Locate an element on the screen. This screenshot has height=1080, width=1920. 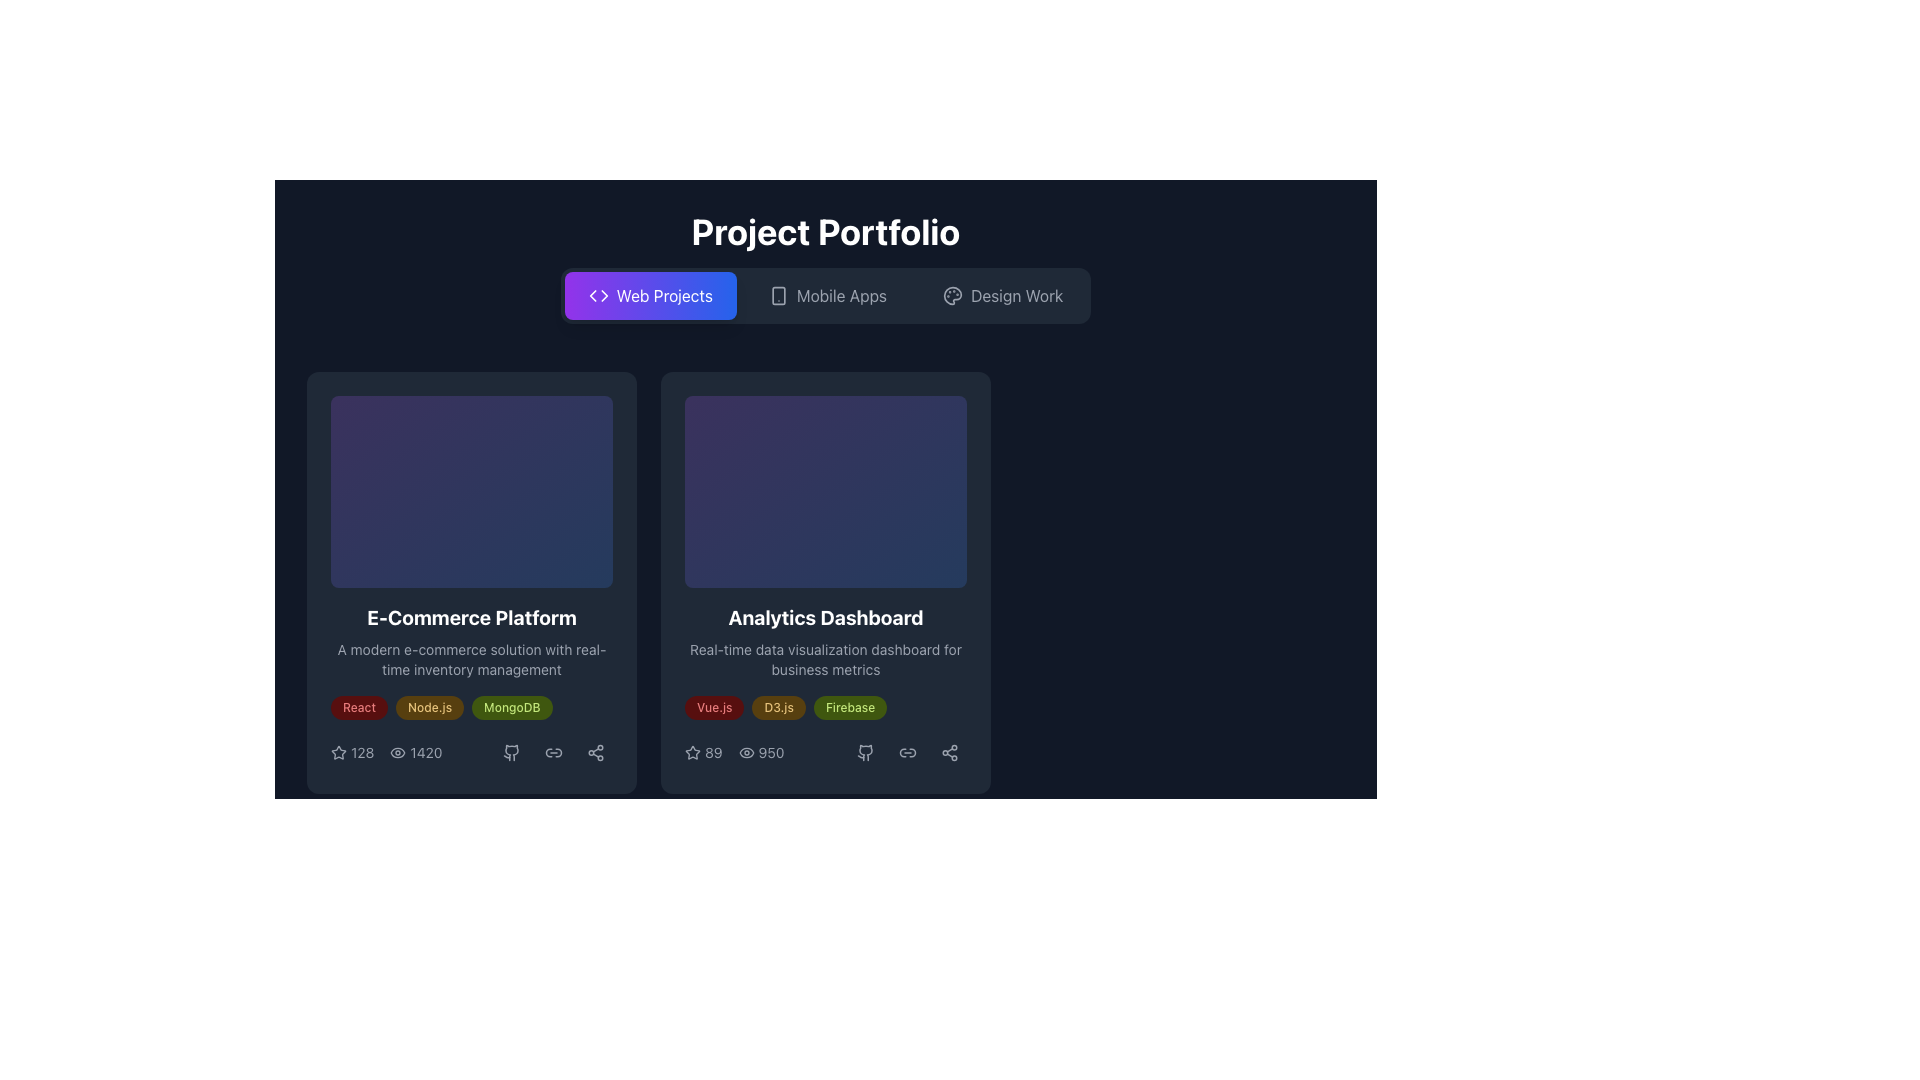
the text label that displays the number of views for the 'E-Commerce Platform' project, located below the image thumbnail and centered within the content card is located at coordinates (425, 752).